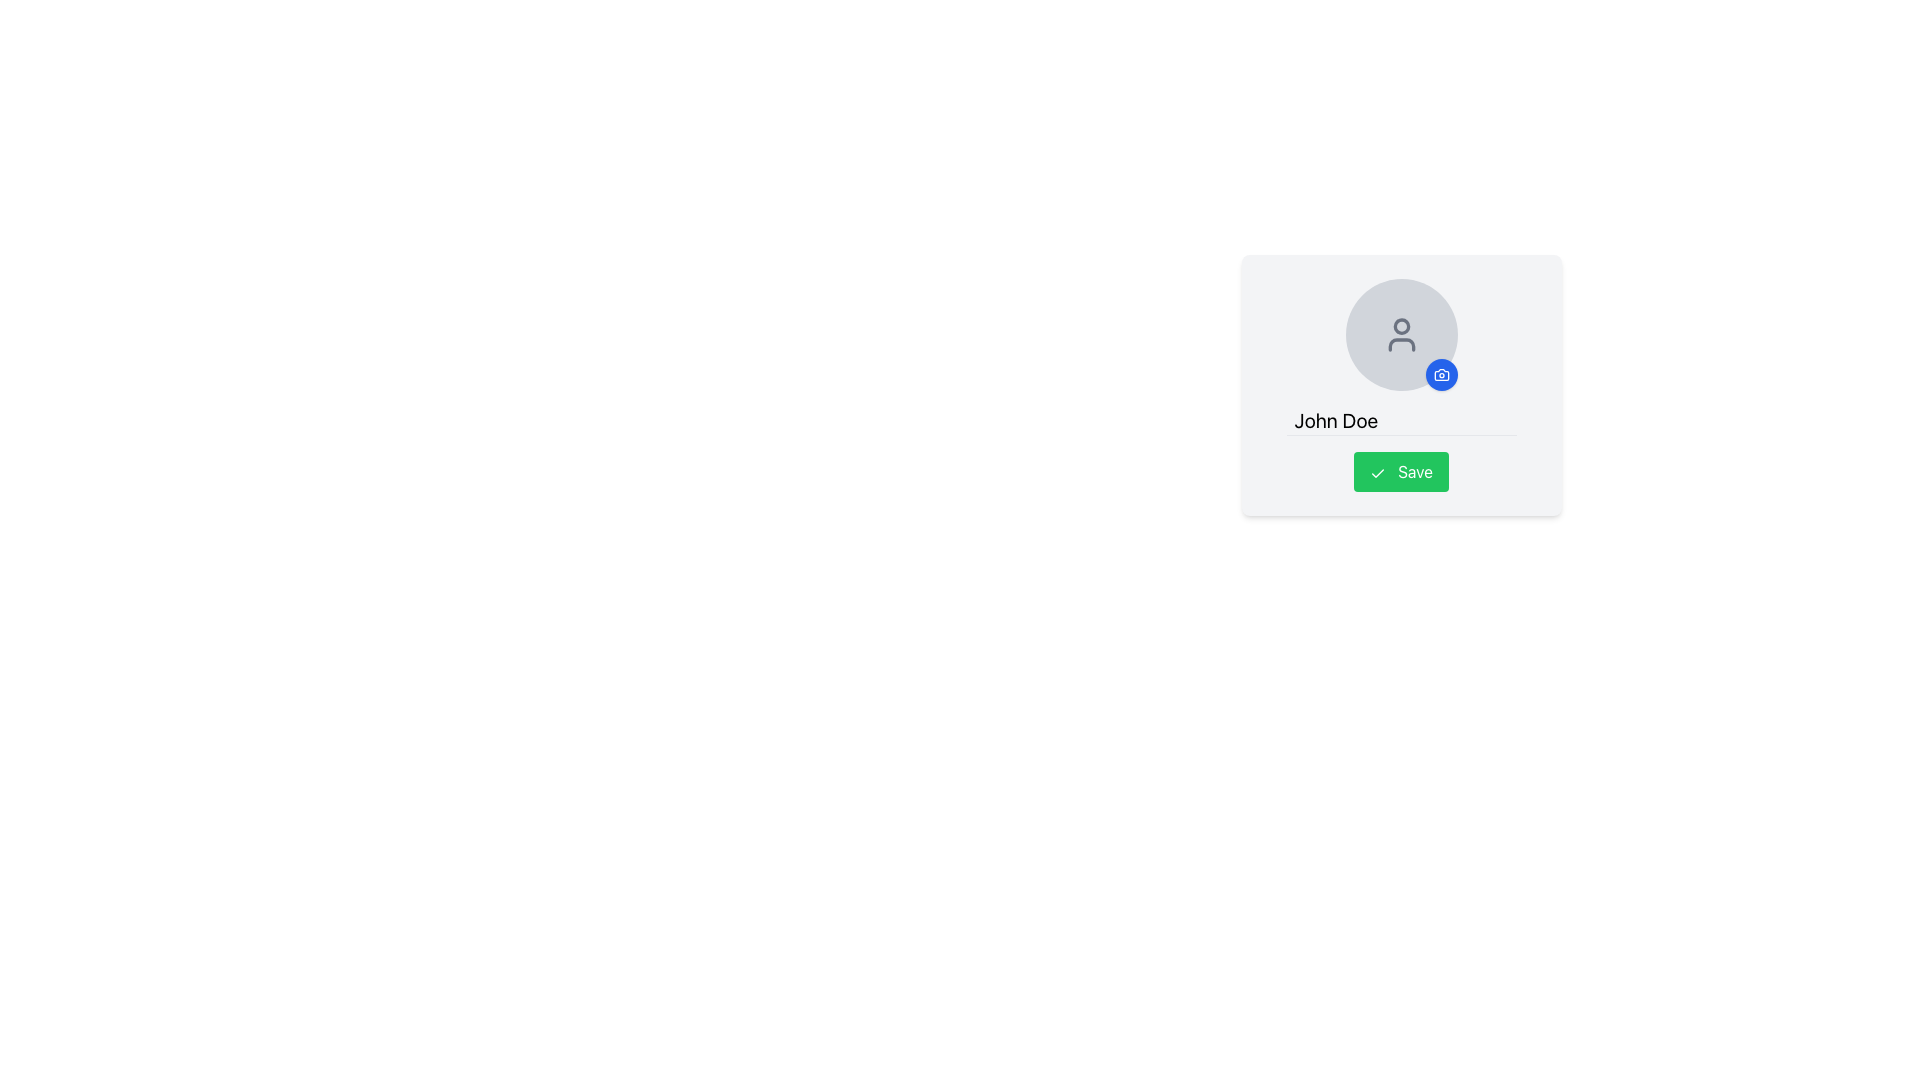 This screenshot has height=1080, width=1920. What do you see at coordinates (1400, 471) in the screenshot?
I see `the green 'Save' button with a white checkmark icon located in the bottom area of the card layout to visualize the styling change` at bounding box center [1400, 471].